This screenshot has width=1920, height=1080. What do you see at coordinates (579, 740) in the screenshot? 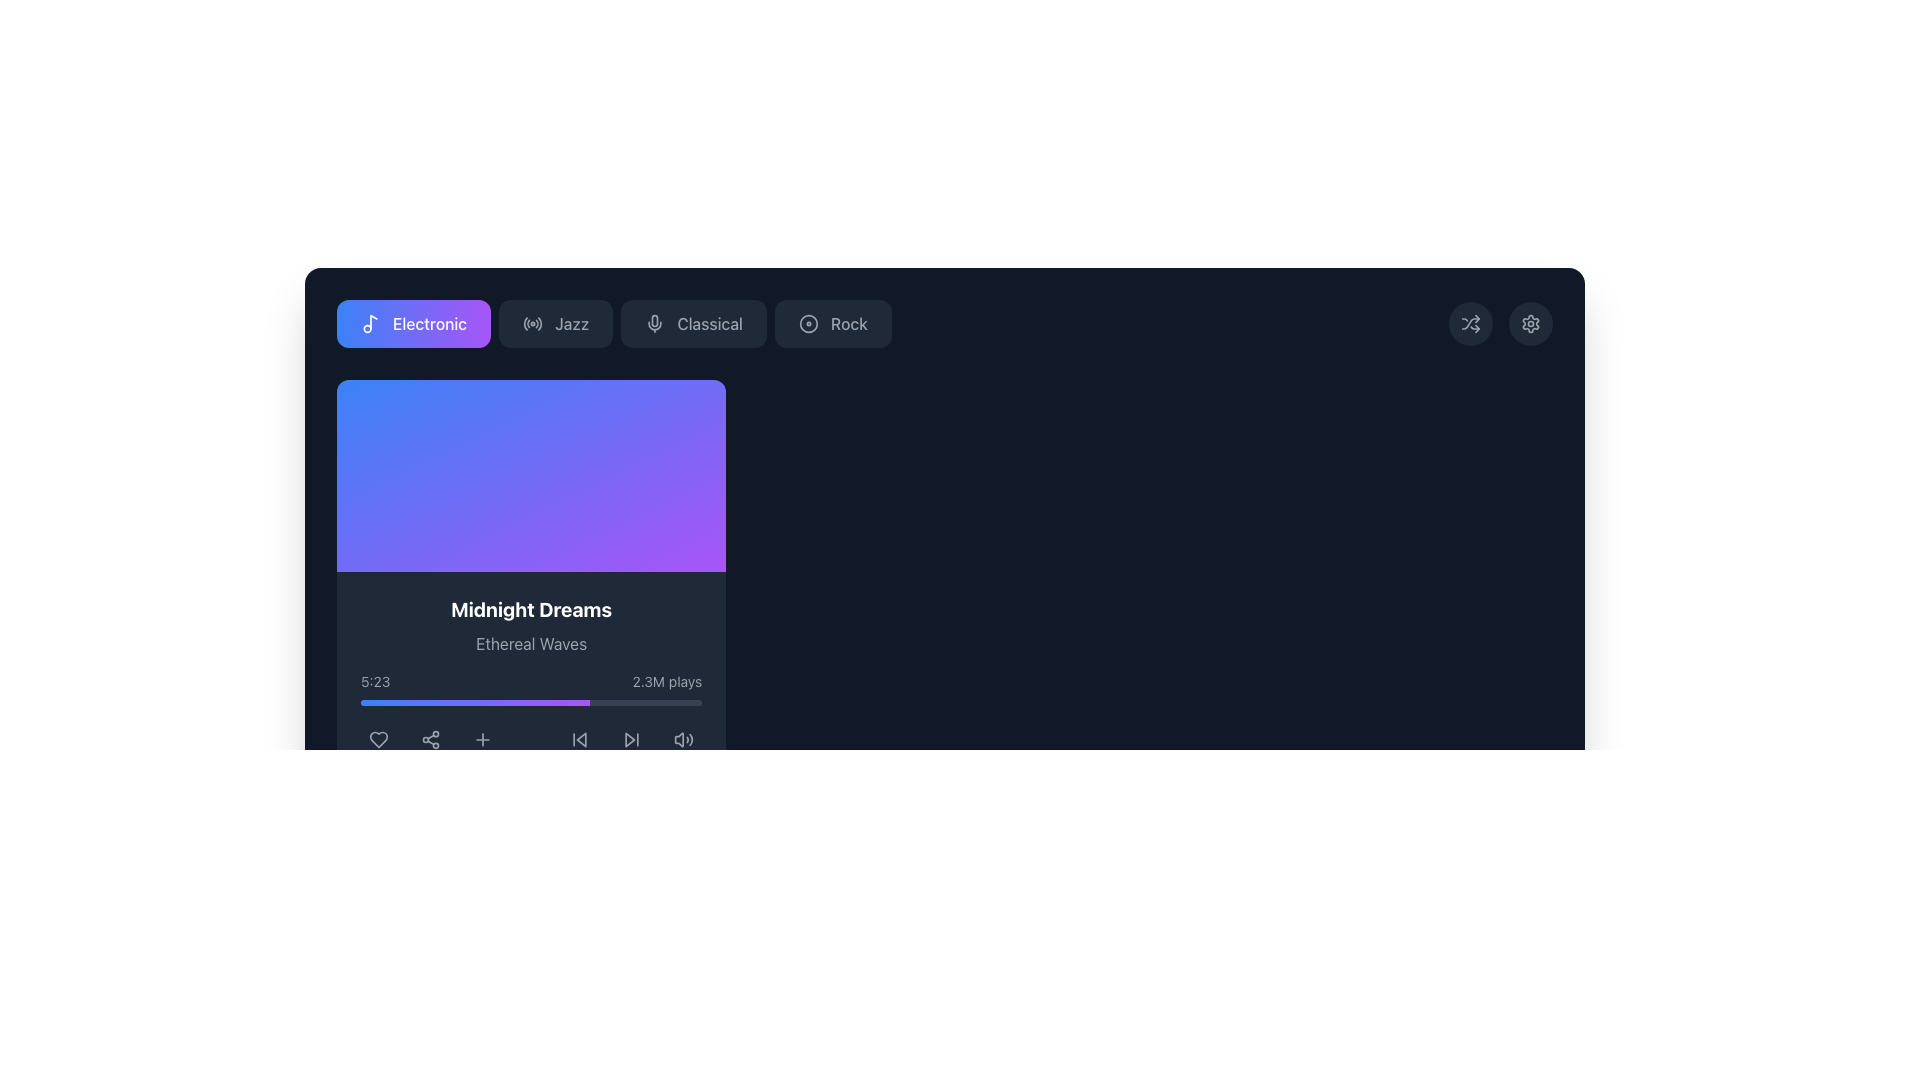
I see `the backward skip button, which features a minimalistic design with a thin white stroke line on a dark background, to skip to the previous track` at bounding box center [579, 740].